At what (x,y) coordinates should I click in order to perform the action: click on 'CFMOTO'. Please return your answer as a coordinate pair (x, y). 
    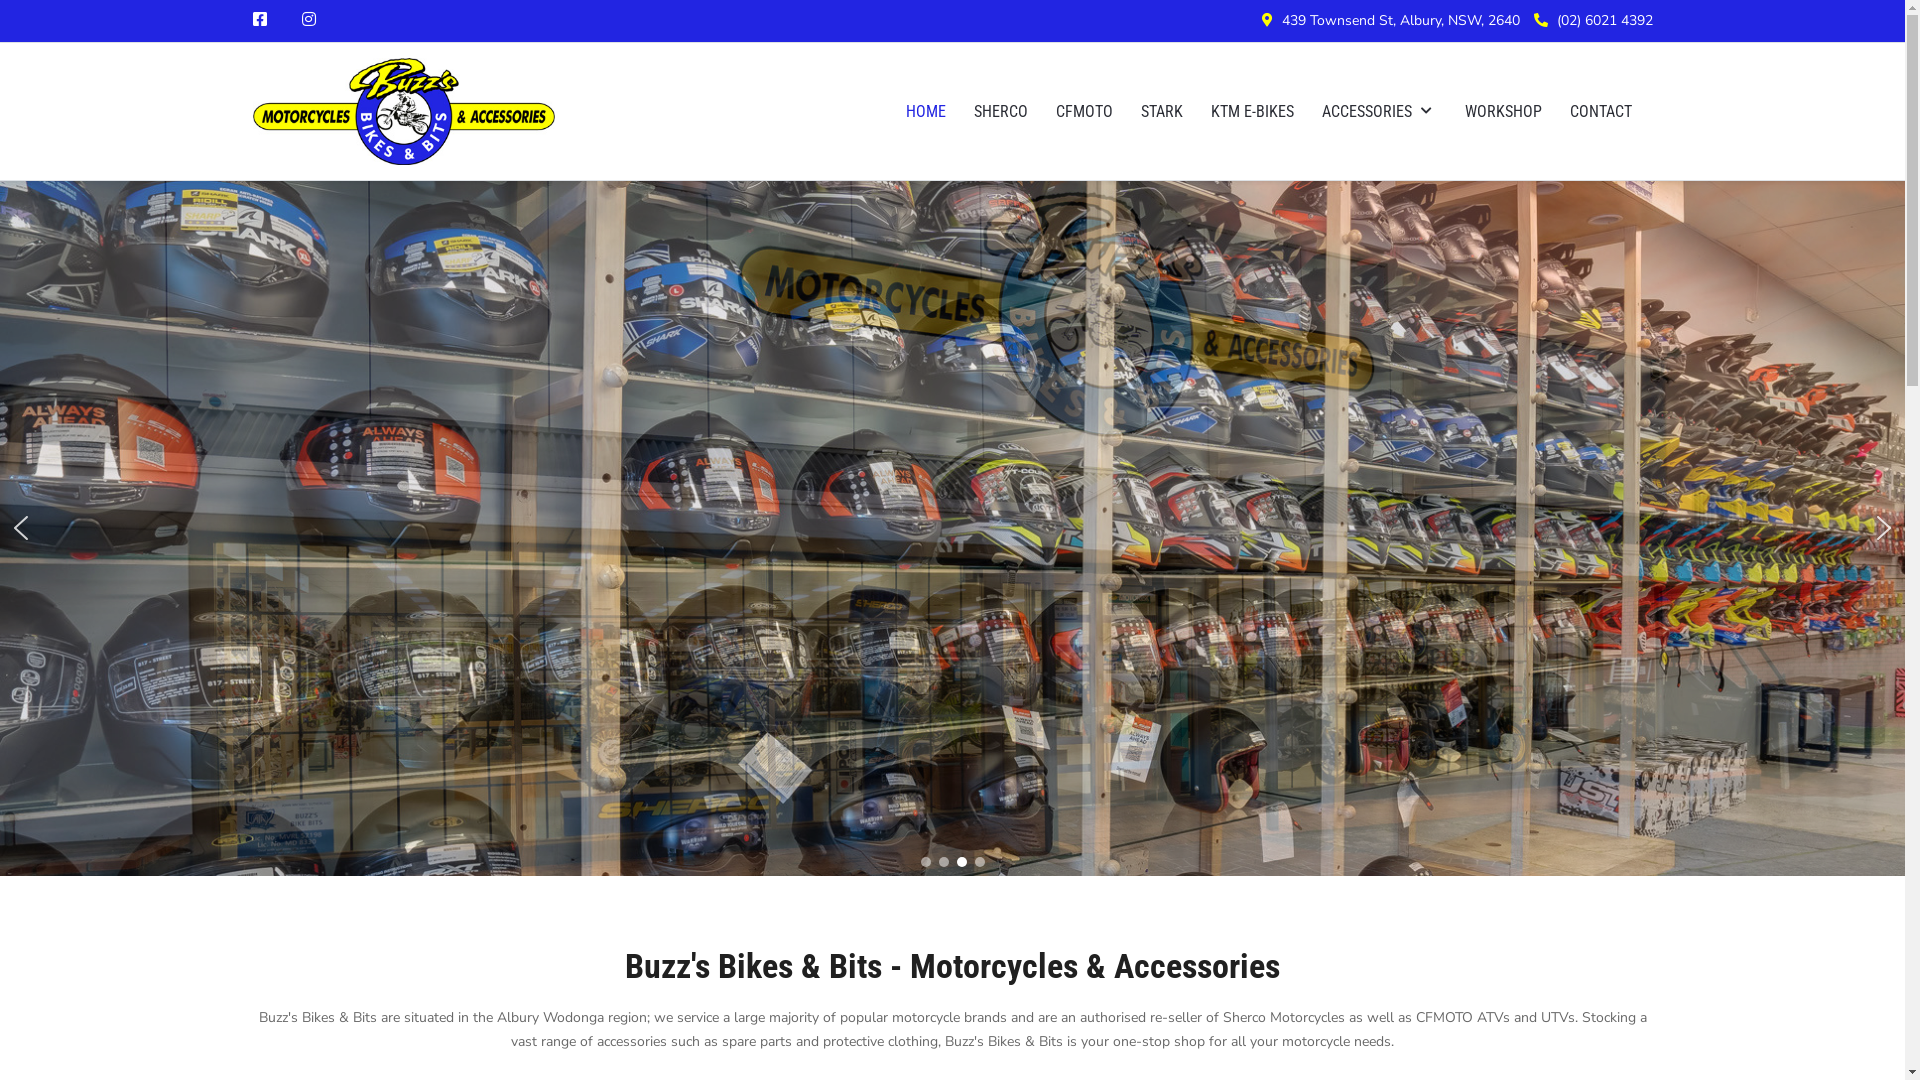
    Looking at the image, I should click on (1083, 111).